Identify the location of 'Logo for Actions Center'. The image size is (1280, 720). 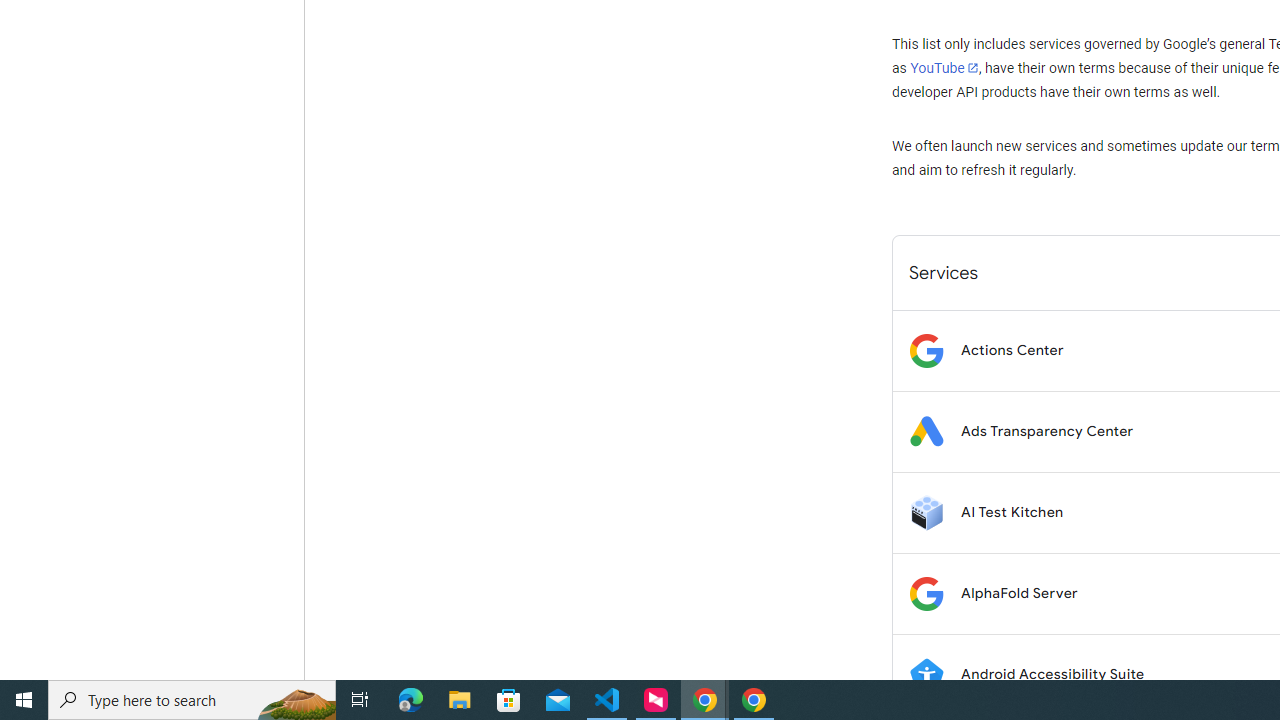
(925, 349).